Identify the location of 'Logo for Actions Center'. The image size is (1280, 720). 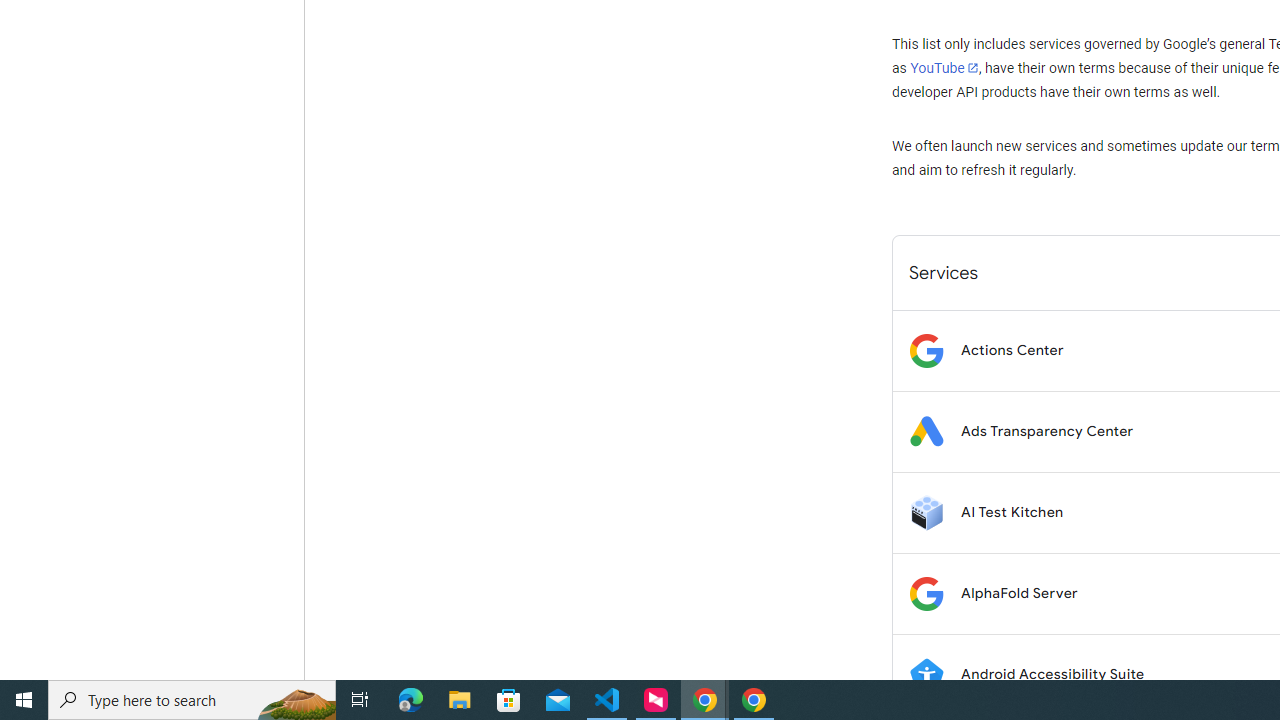
(925, 349).